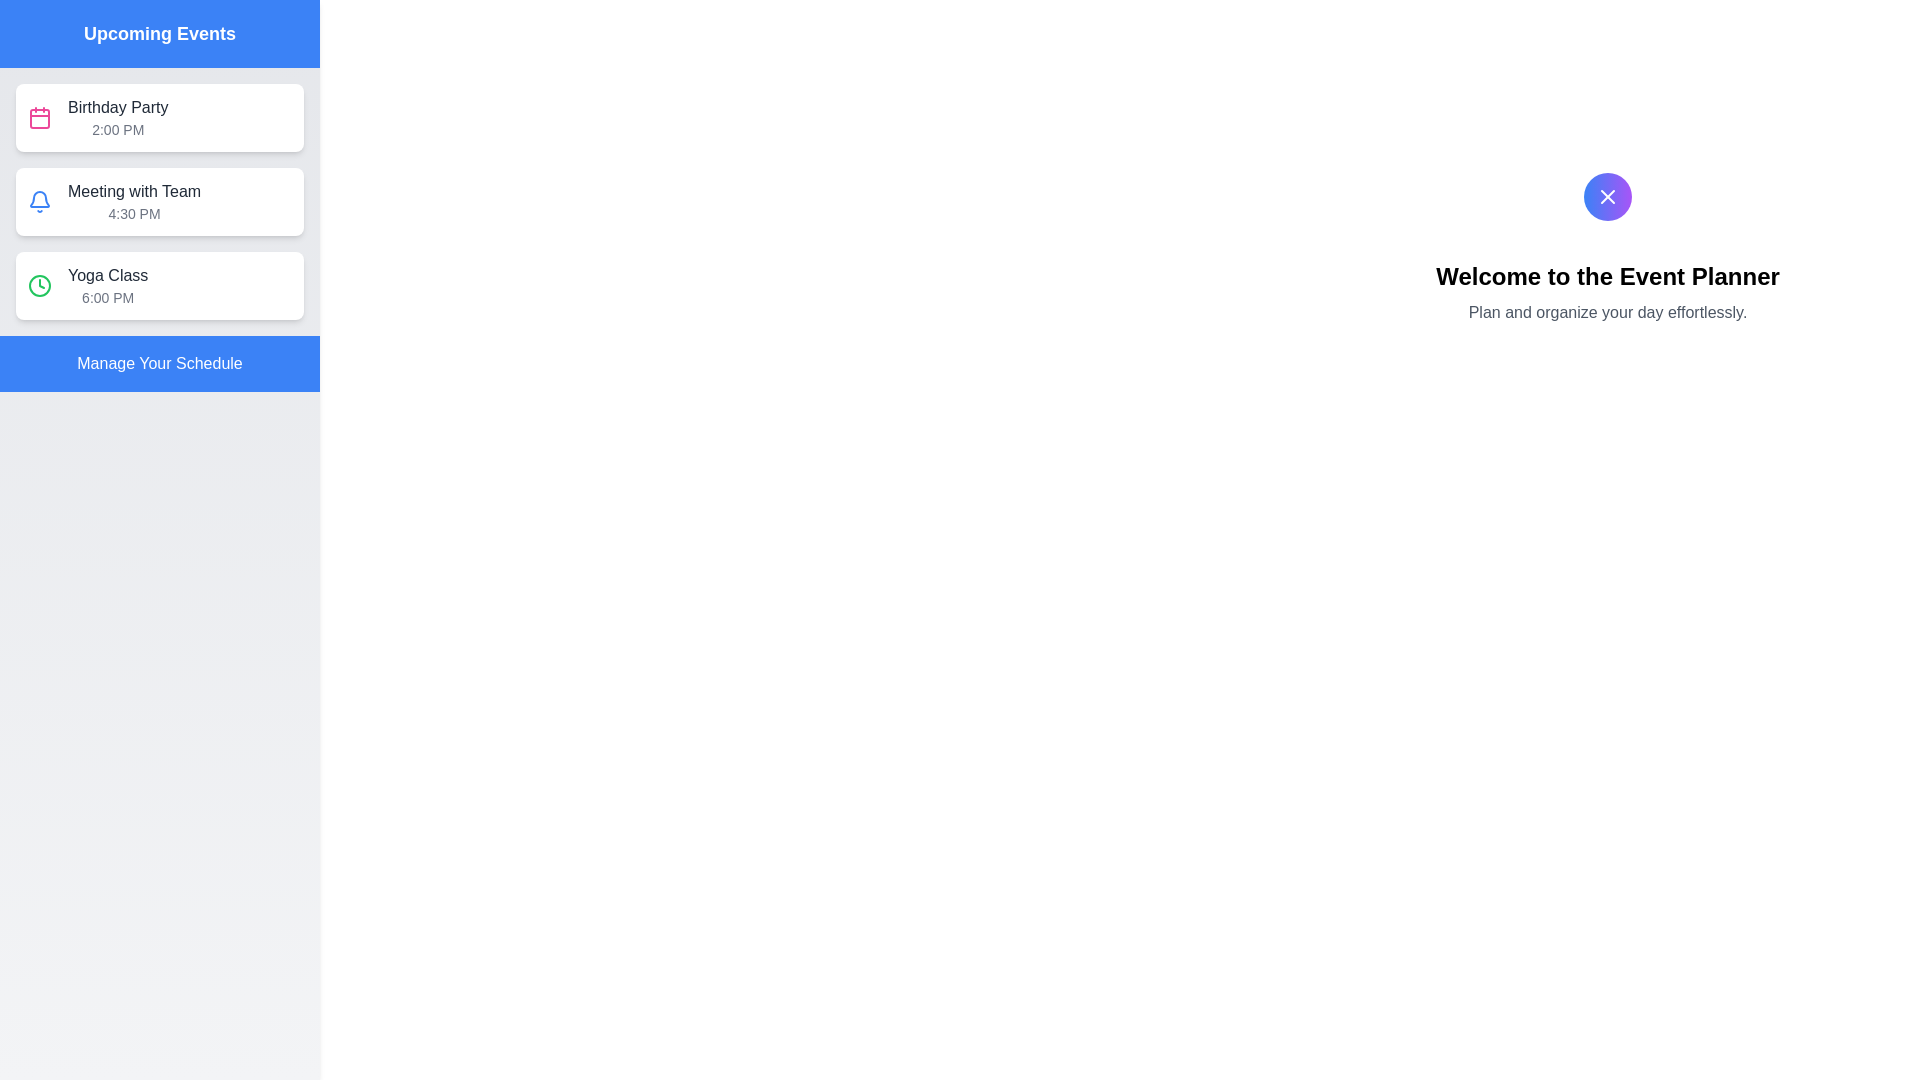 The width and height of the screenshot is (1920, 1080). What do you see at coordinates (133, 213) in the screenshot?
I see `time displayed in the text label showing '4:30 PM', which is located below 'Meeting with Team' in the blue sidebar on the left` at bounding box center [133, 213].